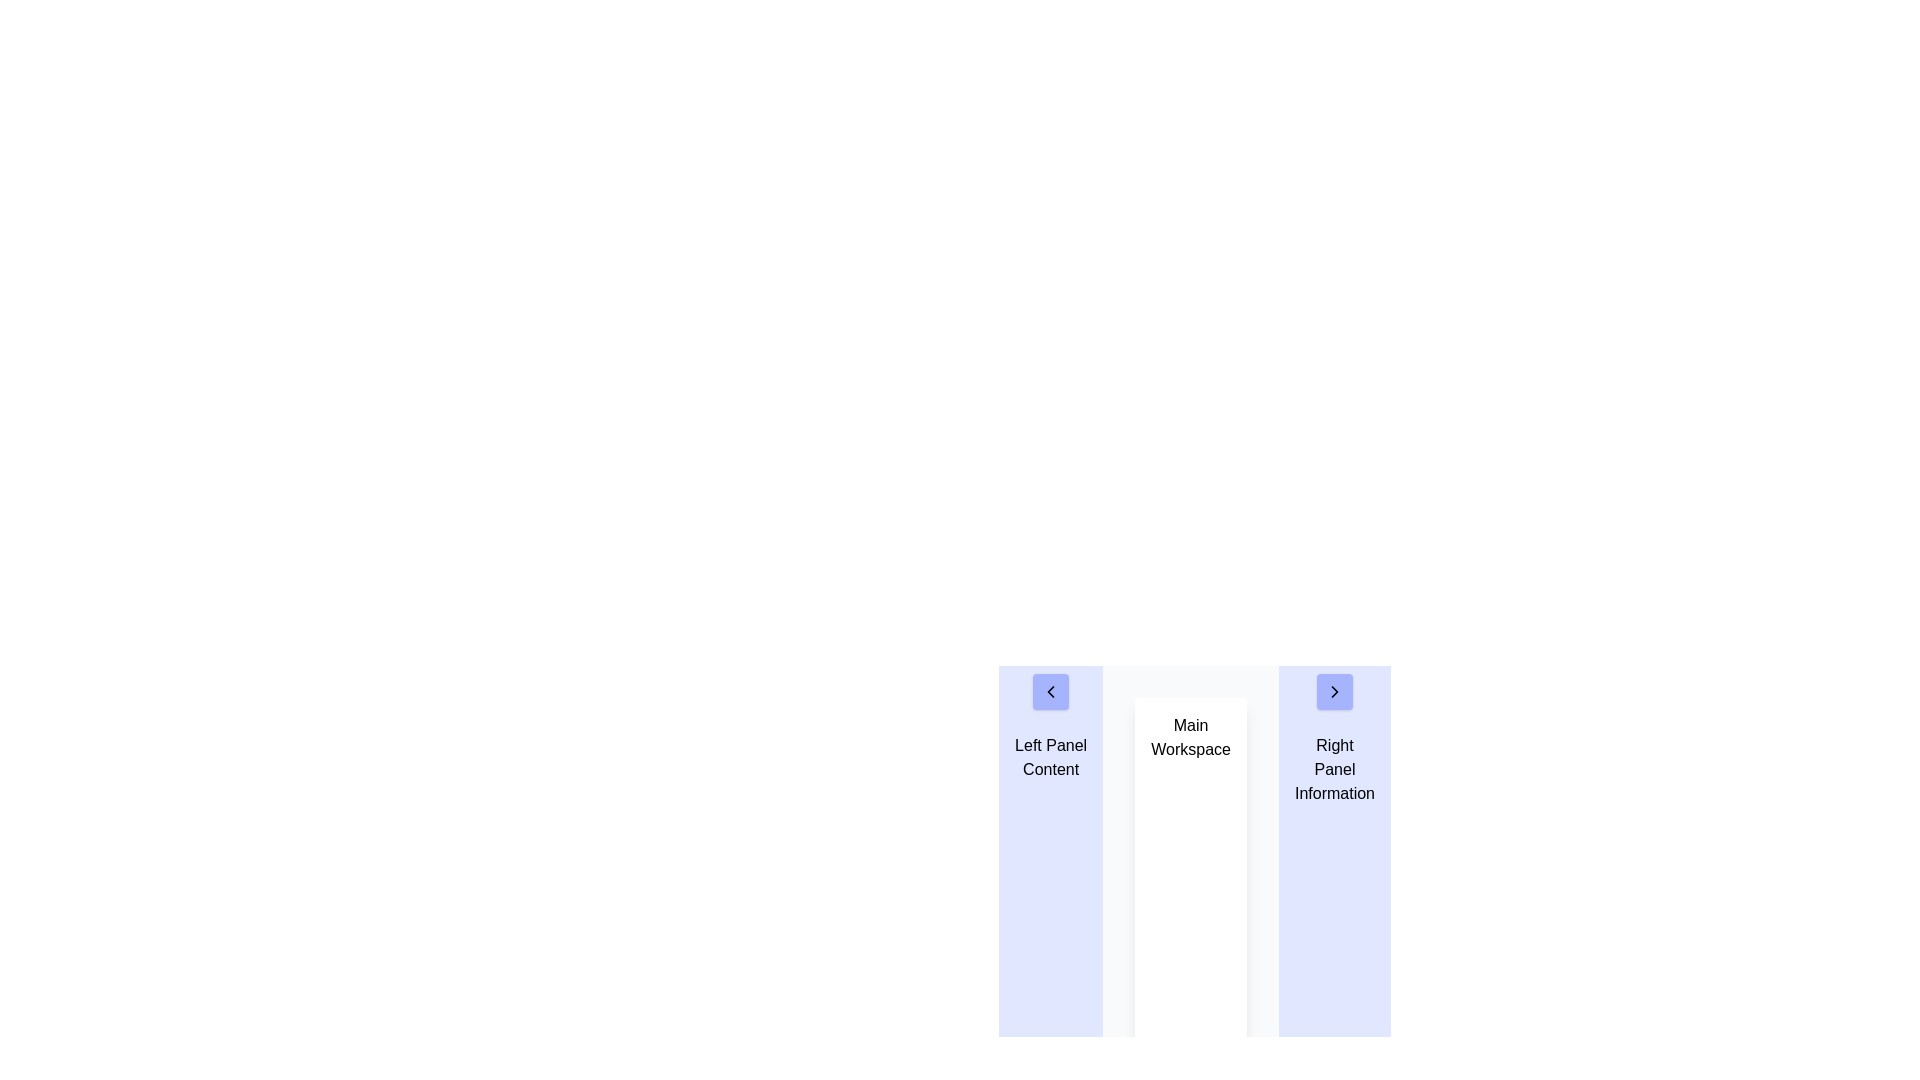 Image resolution: width=1920 pixels, height=1080 pixels. I want to click on the navigation button located in the left panel under the header 'Left Panel Content', so click(1050, 690).